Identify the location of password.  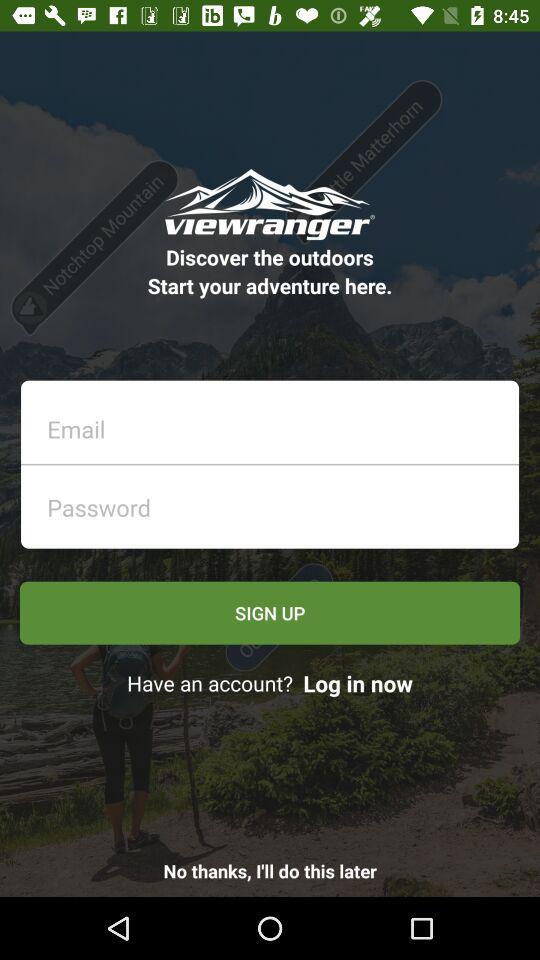
(275, 501).